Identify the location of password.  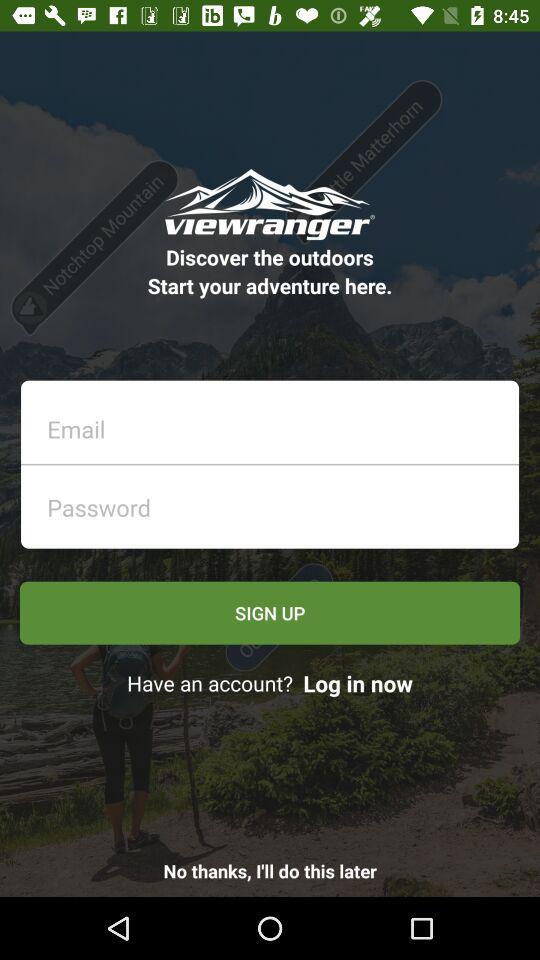
(275, 501).